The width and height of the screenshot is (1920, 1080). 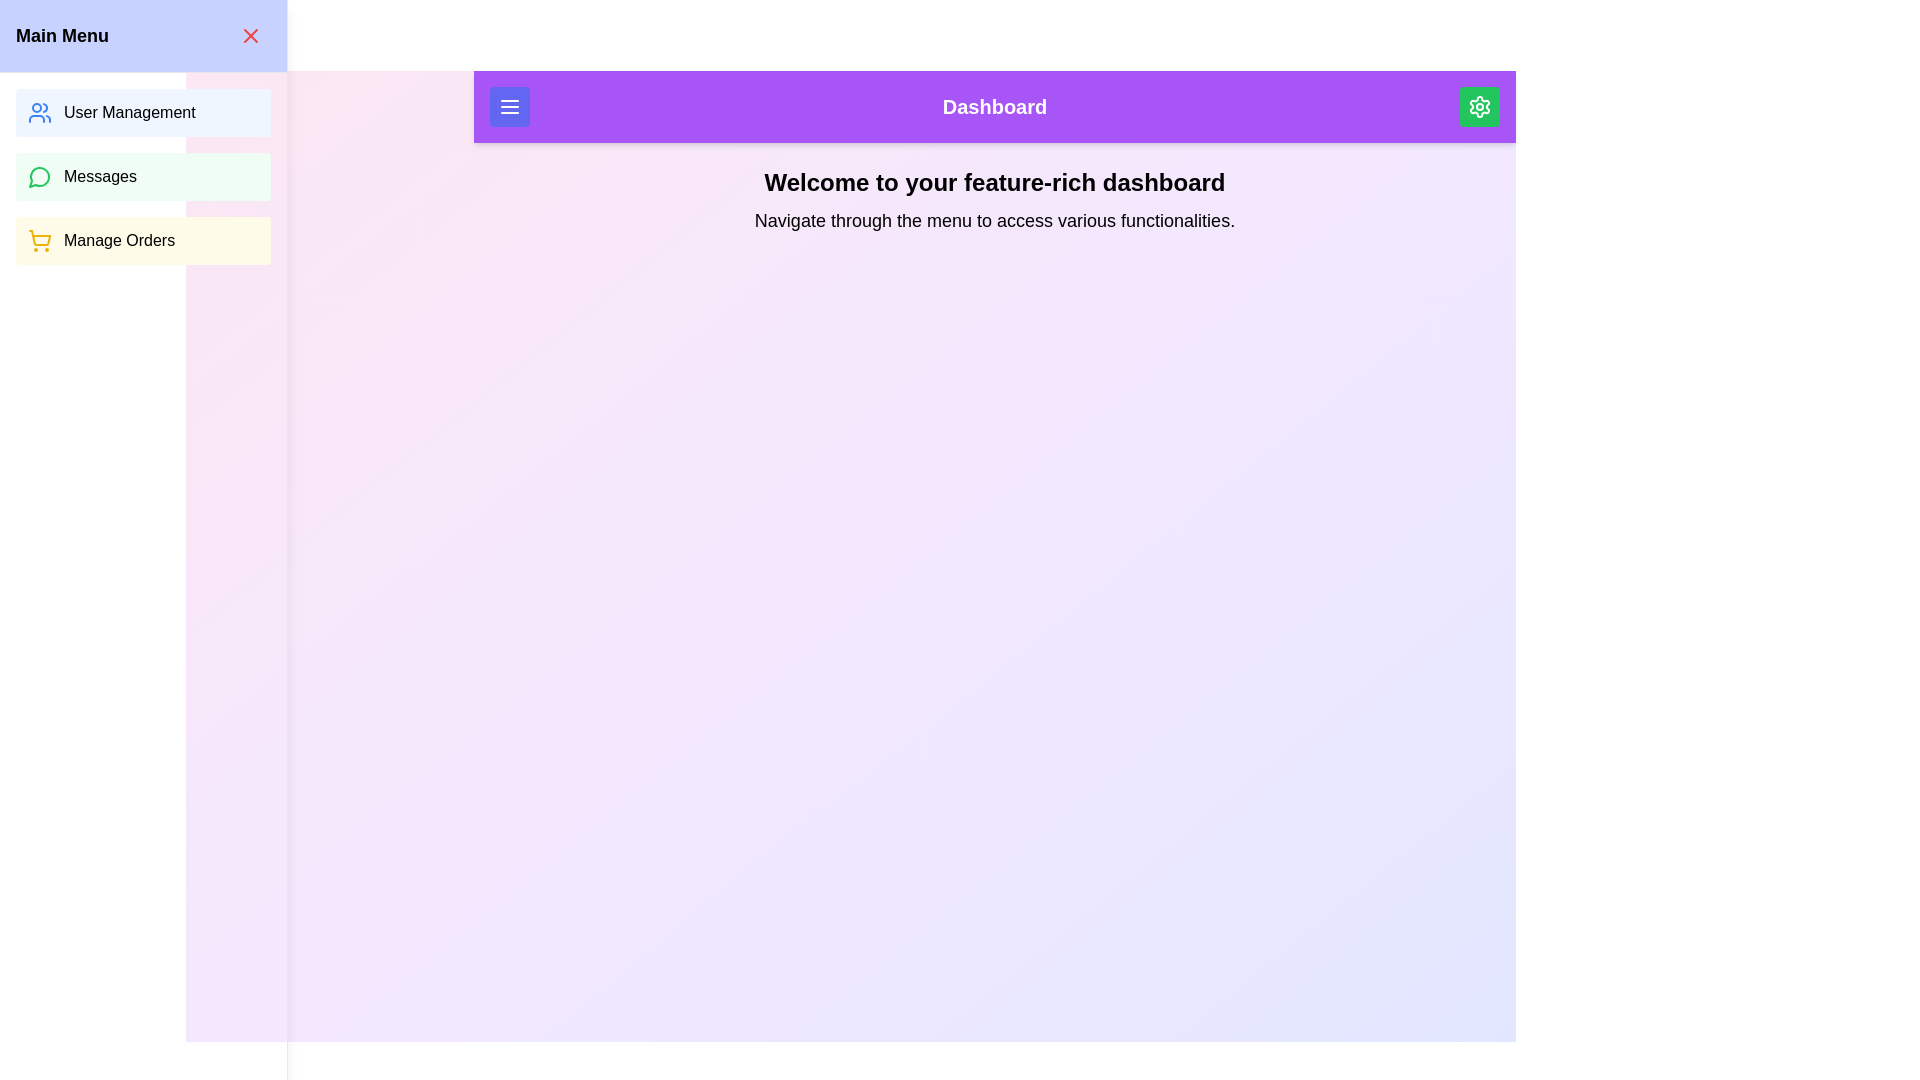 What do you see at coordinates (142, 176) in the screenshot?
I see `the 'Messages' button, which is the second item in the vertical menu list within the 'Main Menu' sidebar` at bounding box center [142, 176].